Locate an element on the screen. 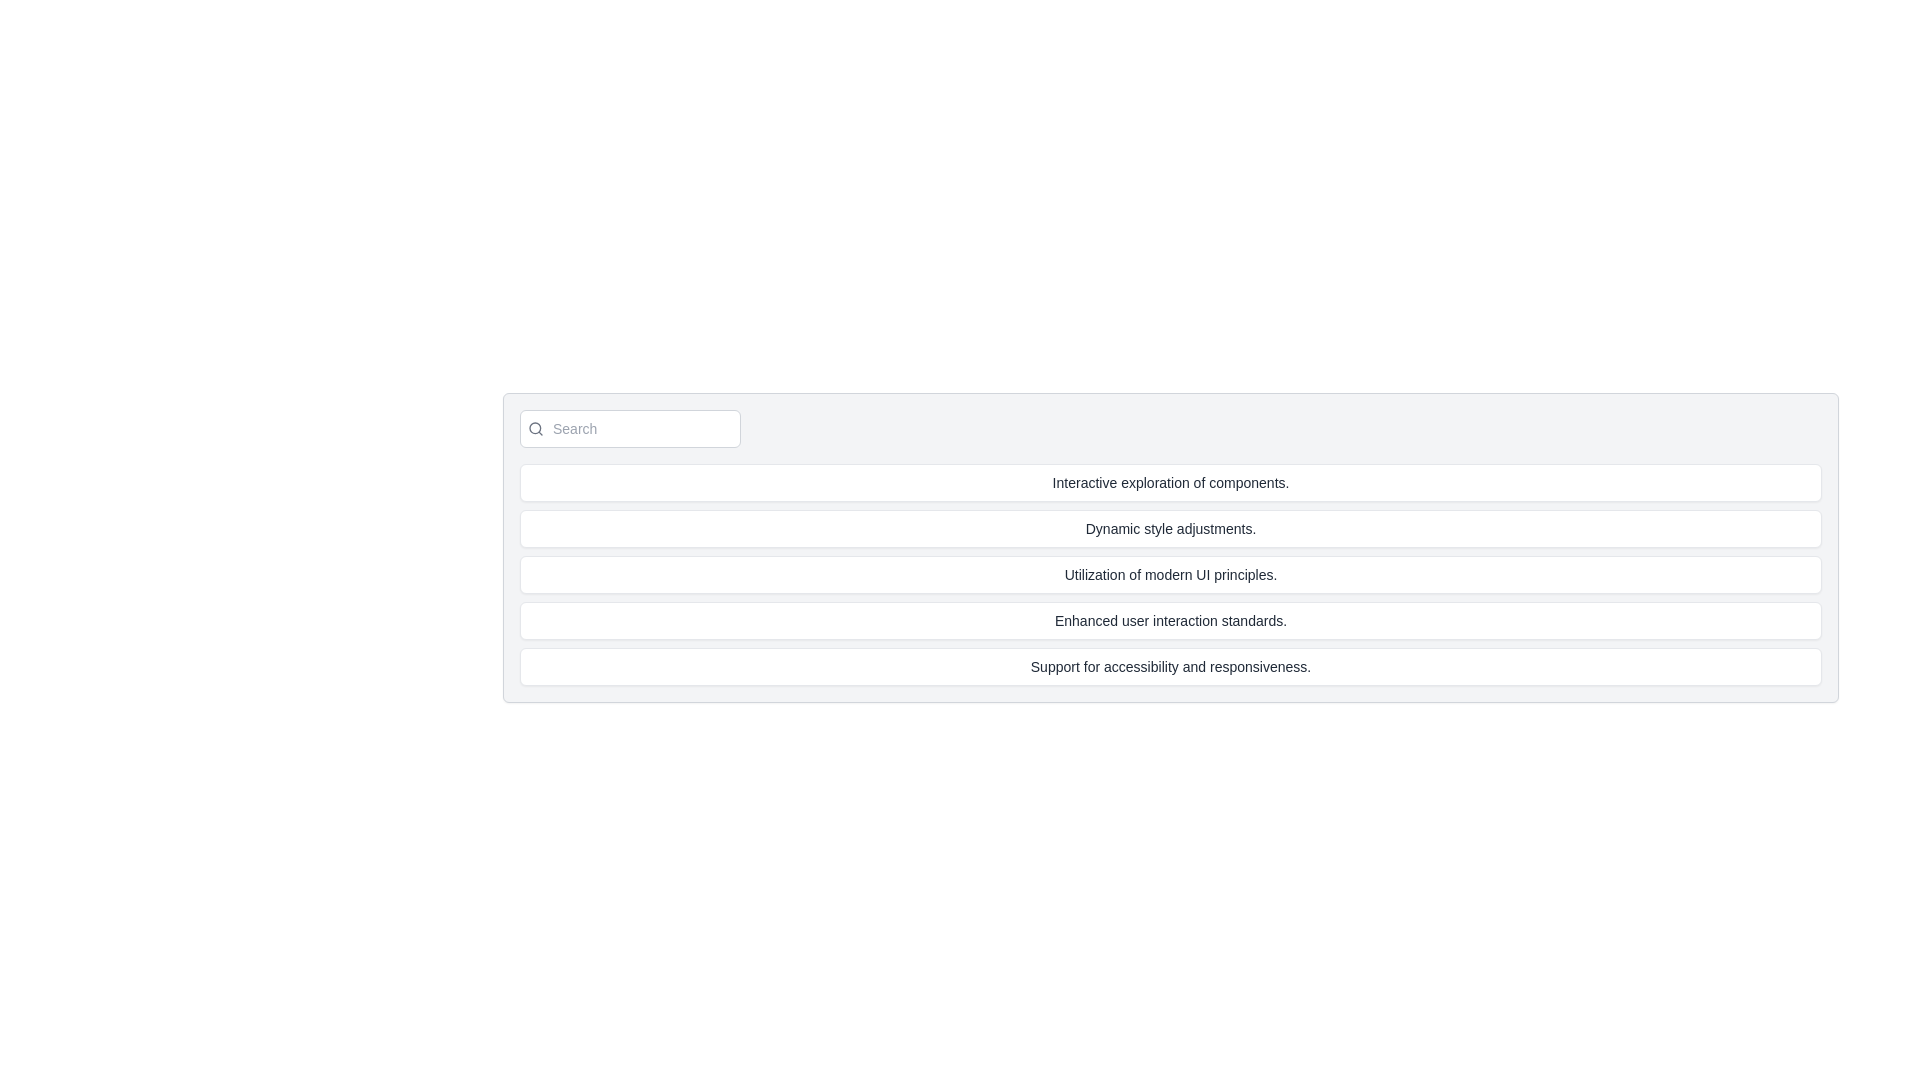 This screenshot has height=1080, width=1920. the lowercase letter 'a' in the phrase 'Support for accessibility and responsiveness', which is located between 'for' and 'accessibility' is located at coordinates (1106, 667).